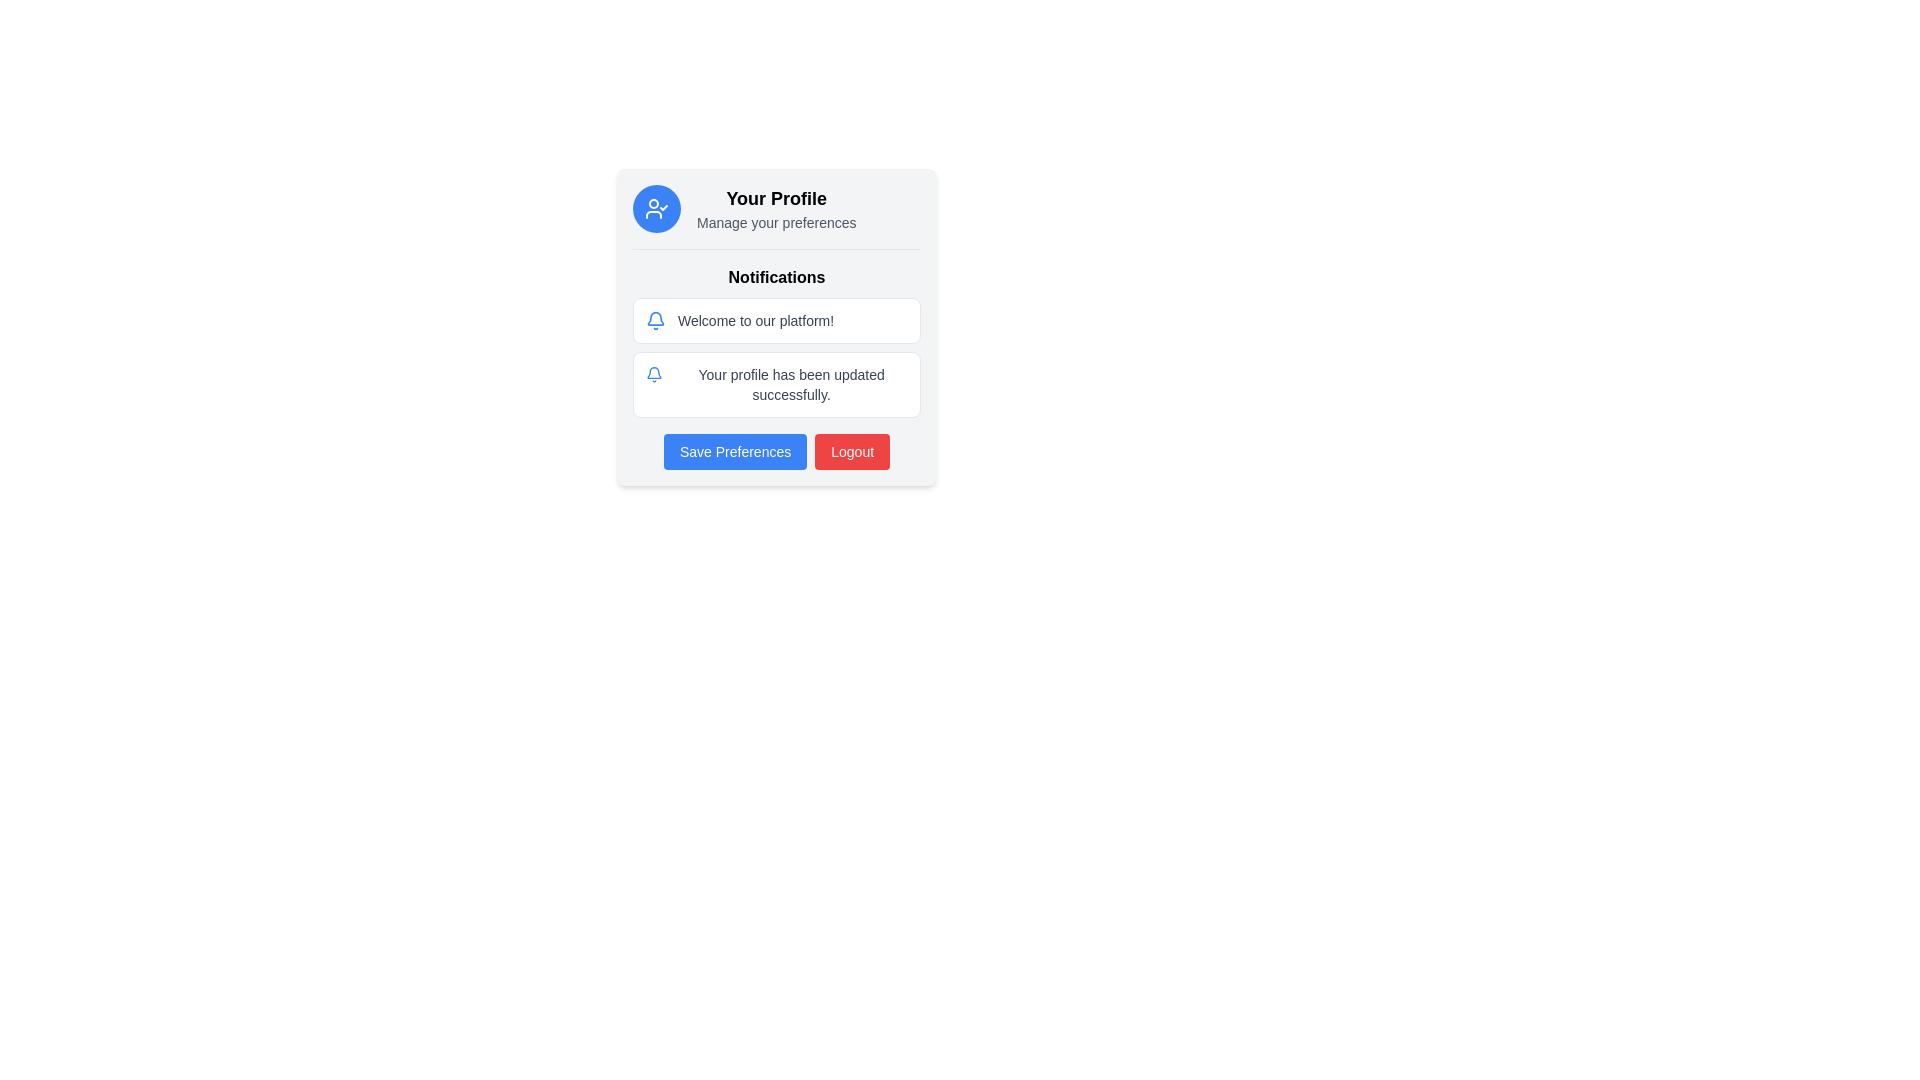  I want to click on the text that informs the user about the successful profile update, located inside the second notification entry above the buttons in the card, so click(790, 385).